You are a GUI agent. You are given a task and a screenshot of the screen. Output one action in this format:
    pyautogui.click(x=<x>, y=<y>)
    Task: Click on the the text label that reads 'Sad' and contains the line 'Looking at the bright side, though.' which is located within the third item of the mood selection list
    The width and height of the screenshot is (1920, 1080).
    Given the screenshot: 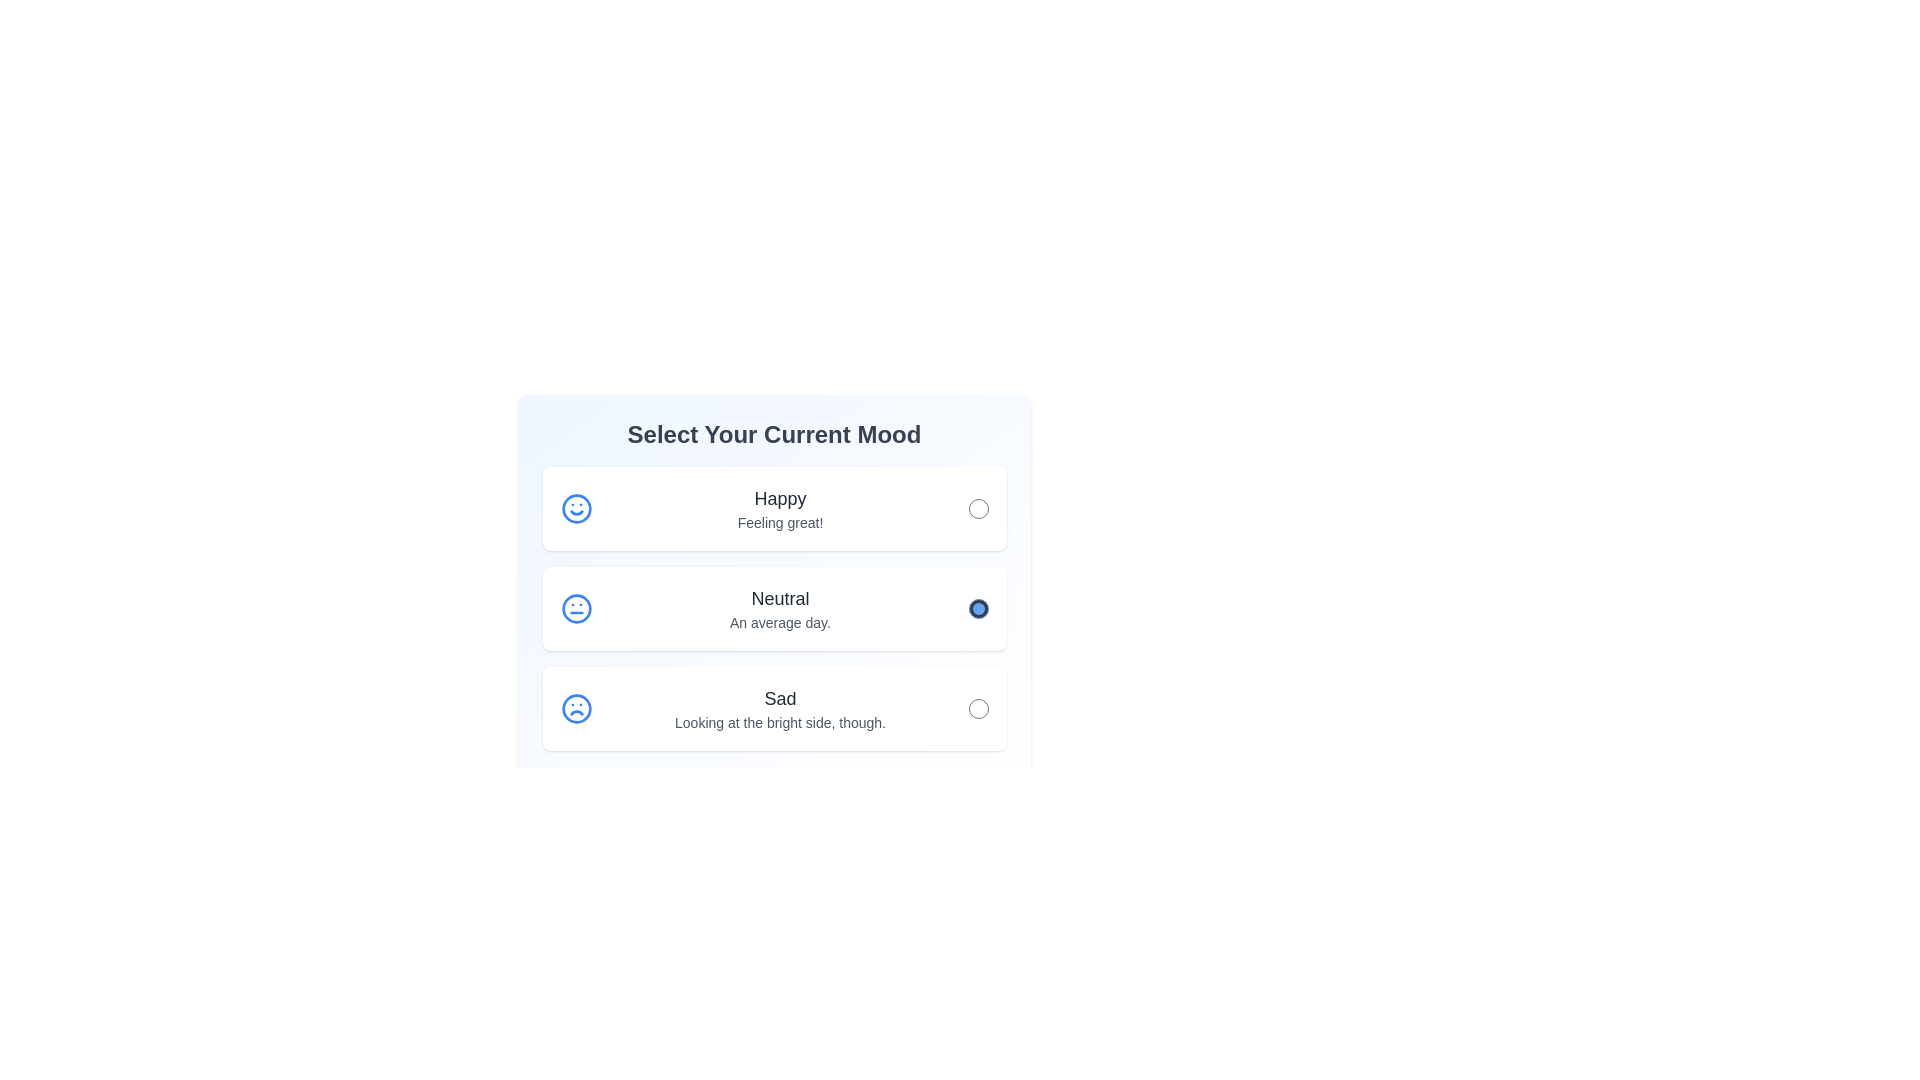 What is the action you would take?
    pyautogui.click(x=779, y=708)
    